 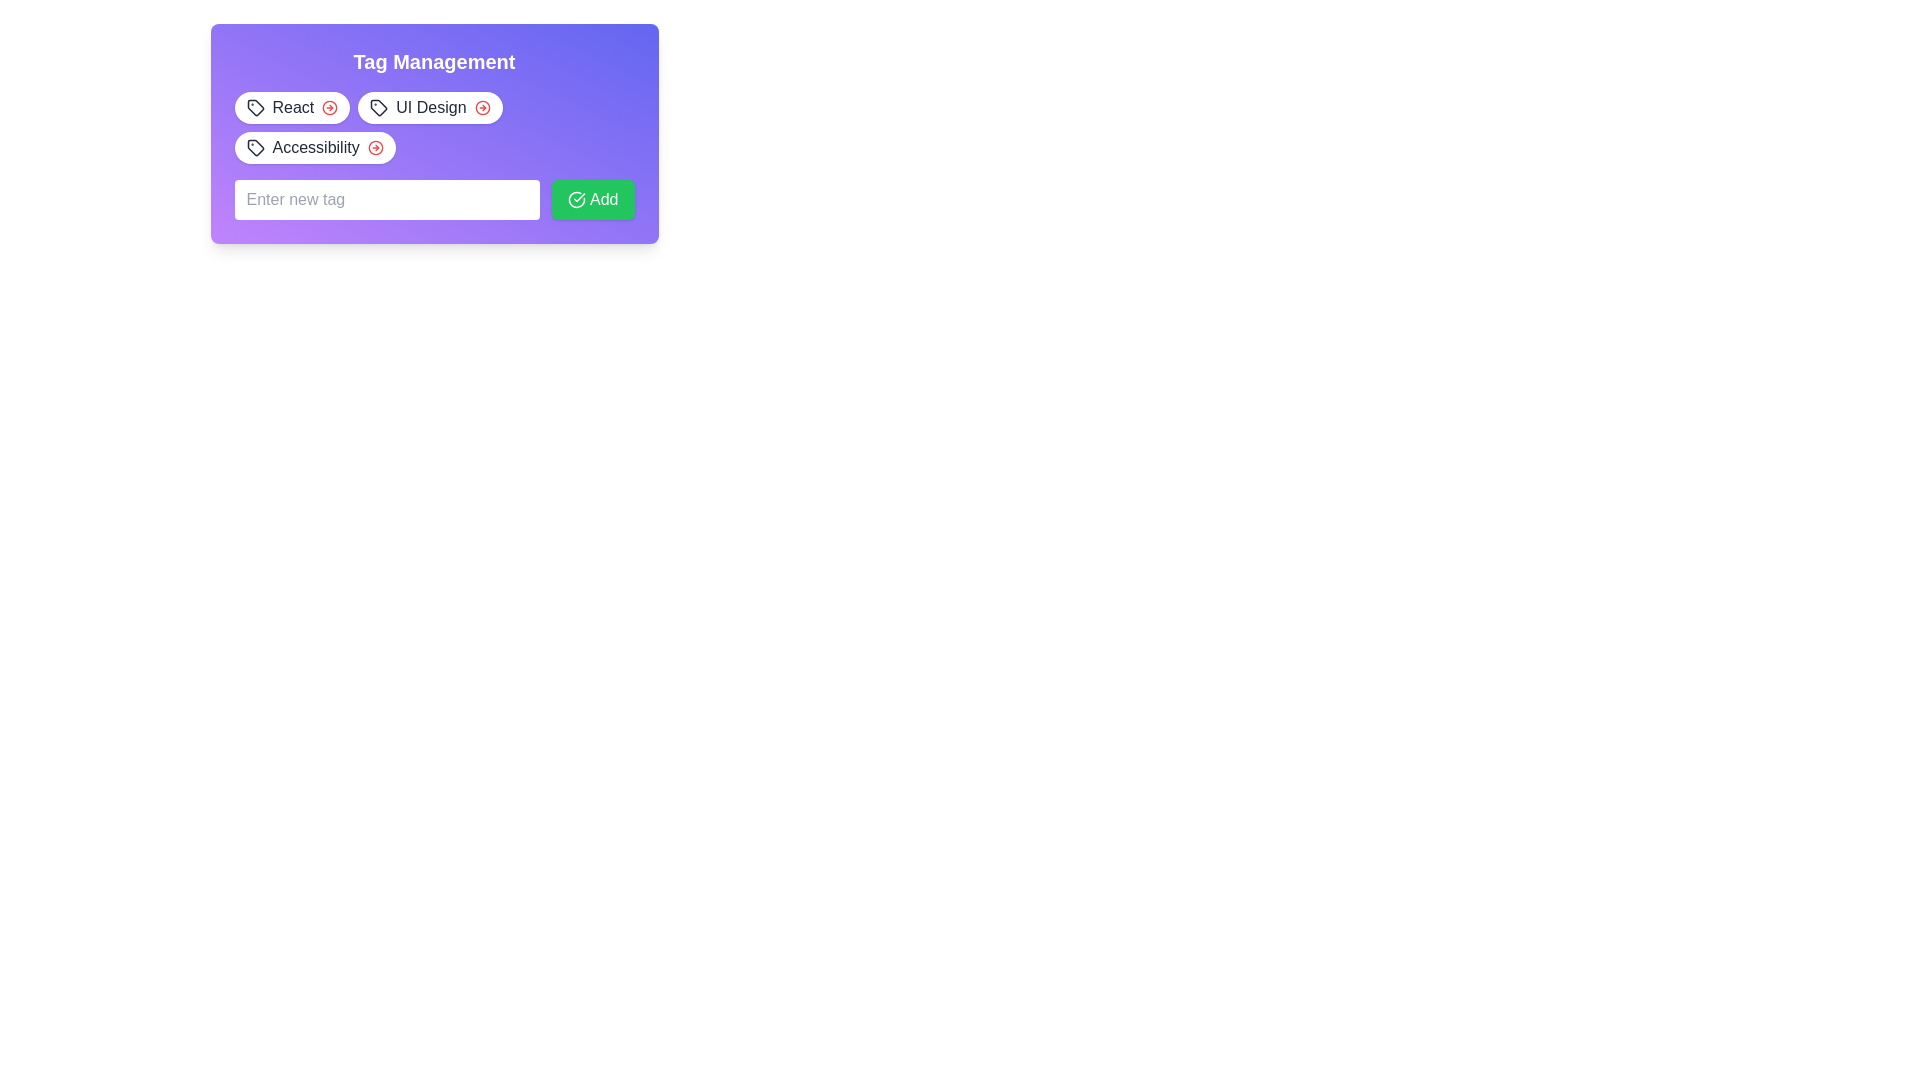 I want to click on the close button located at the right end of the 'UI Design' tag, so click(x=482, y=108).